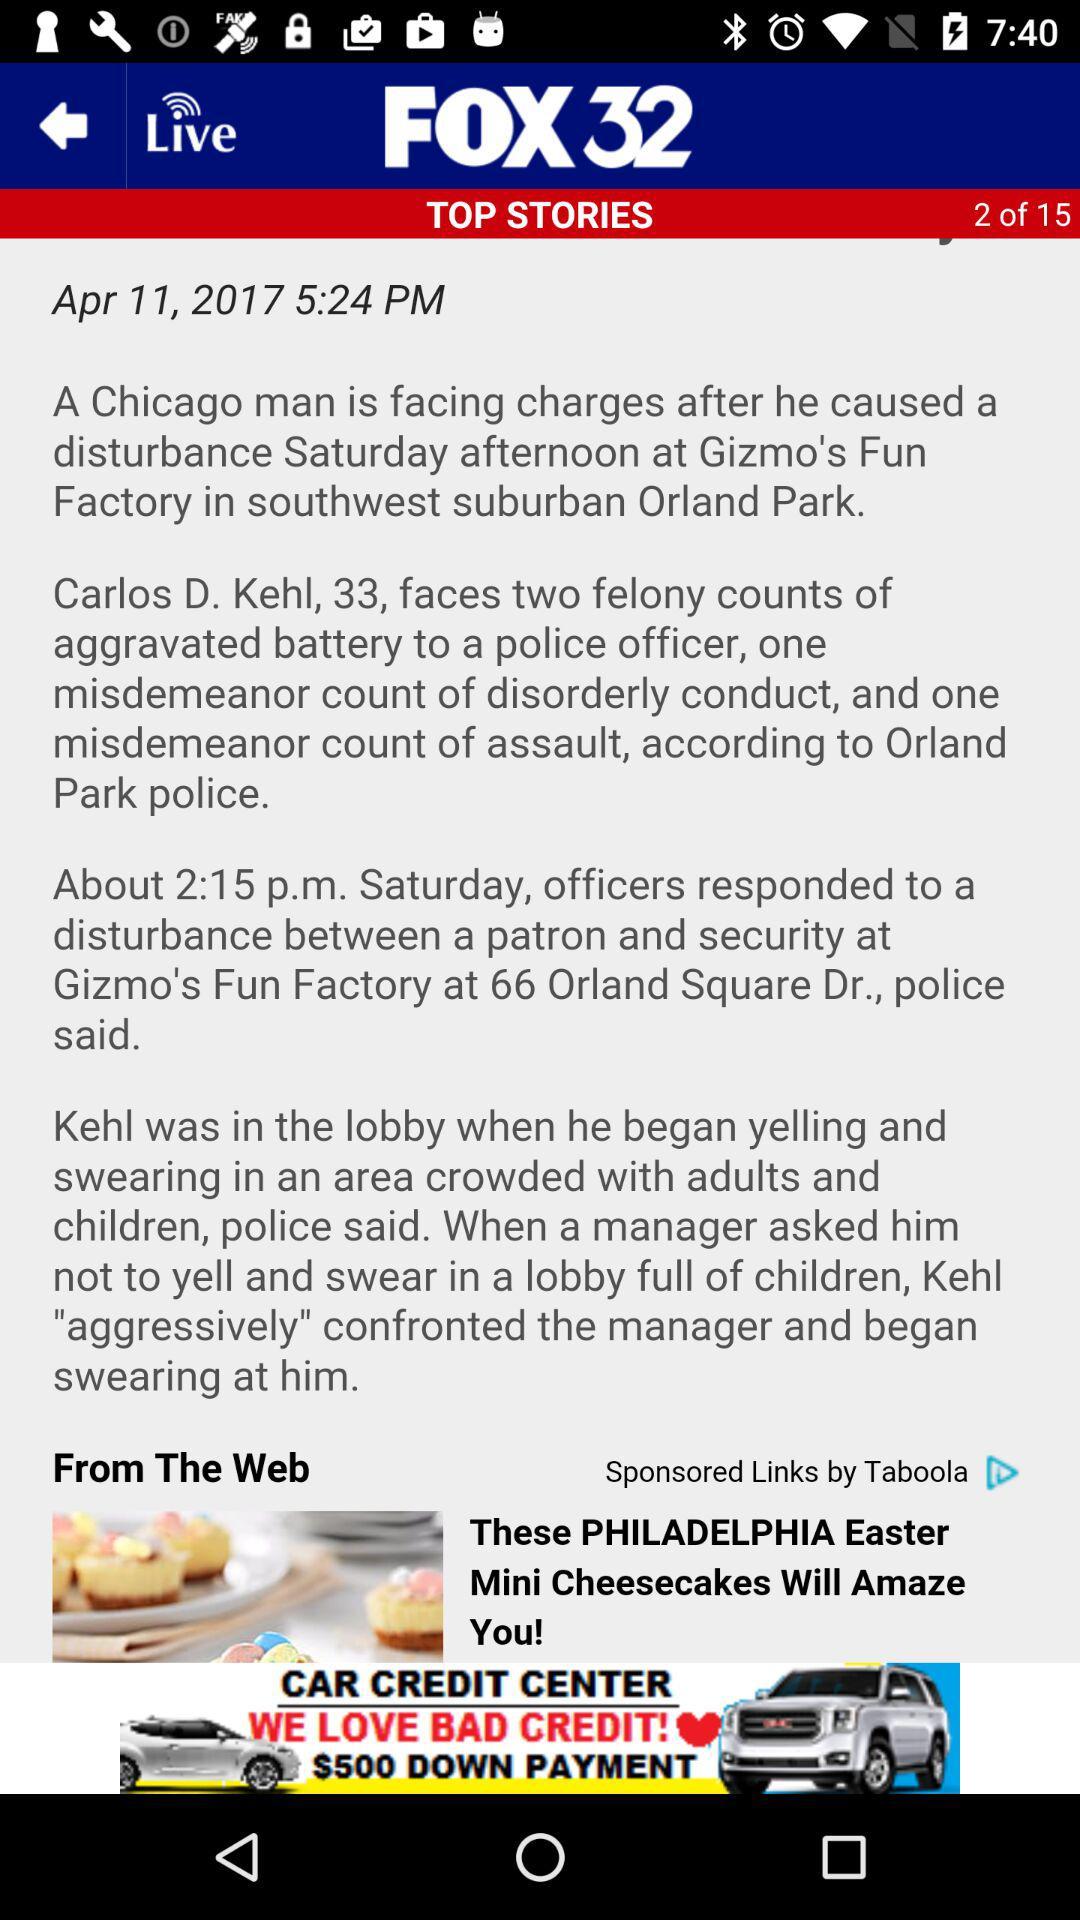 This screenshot has width=1080, height=1920. I want to click on livestream, so click(189, 124).